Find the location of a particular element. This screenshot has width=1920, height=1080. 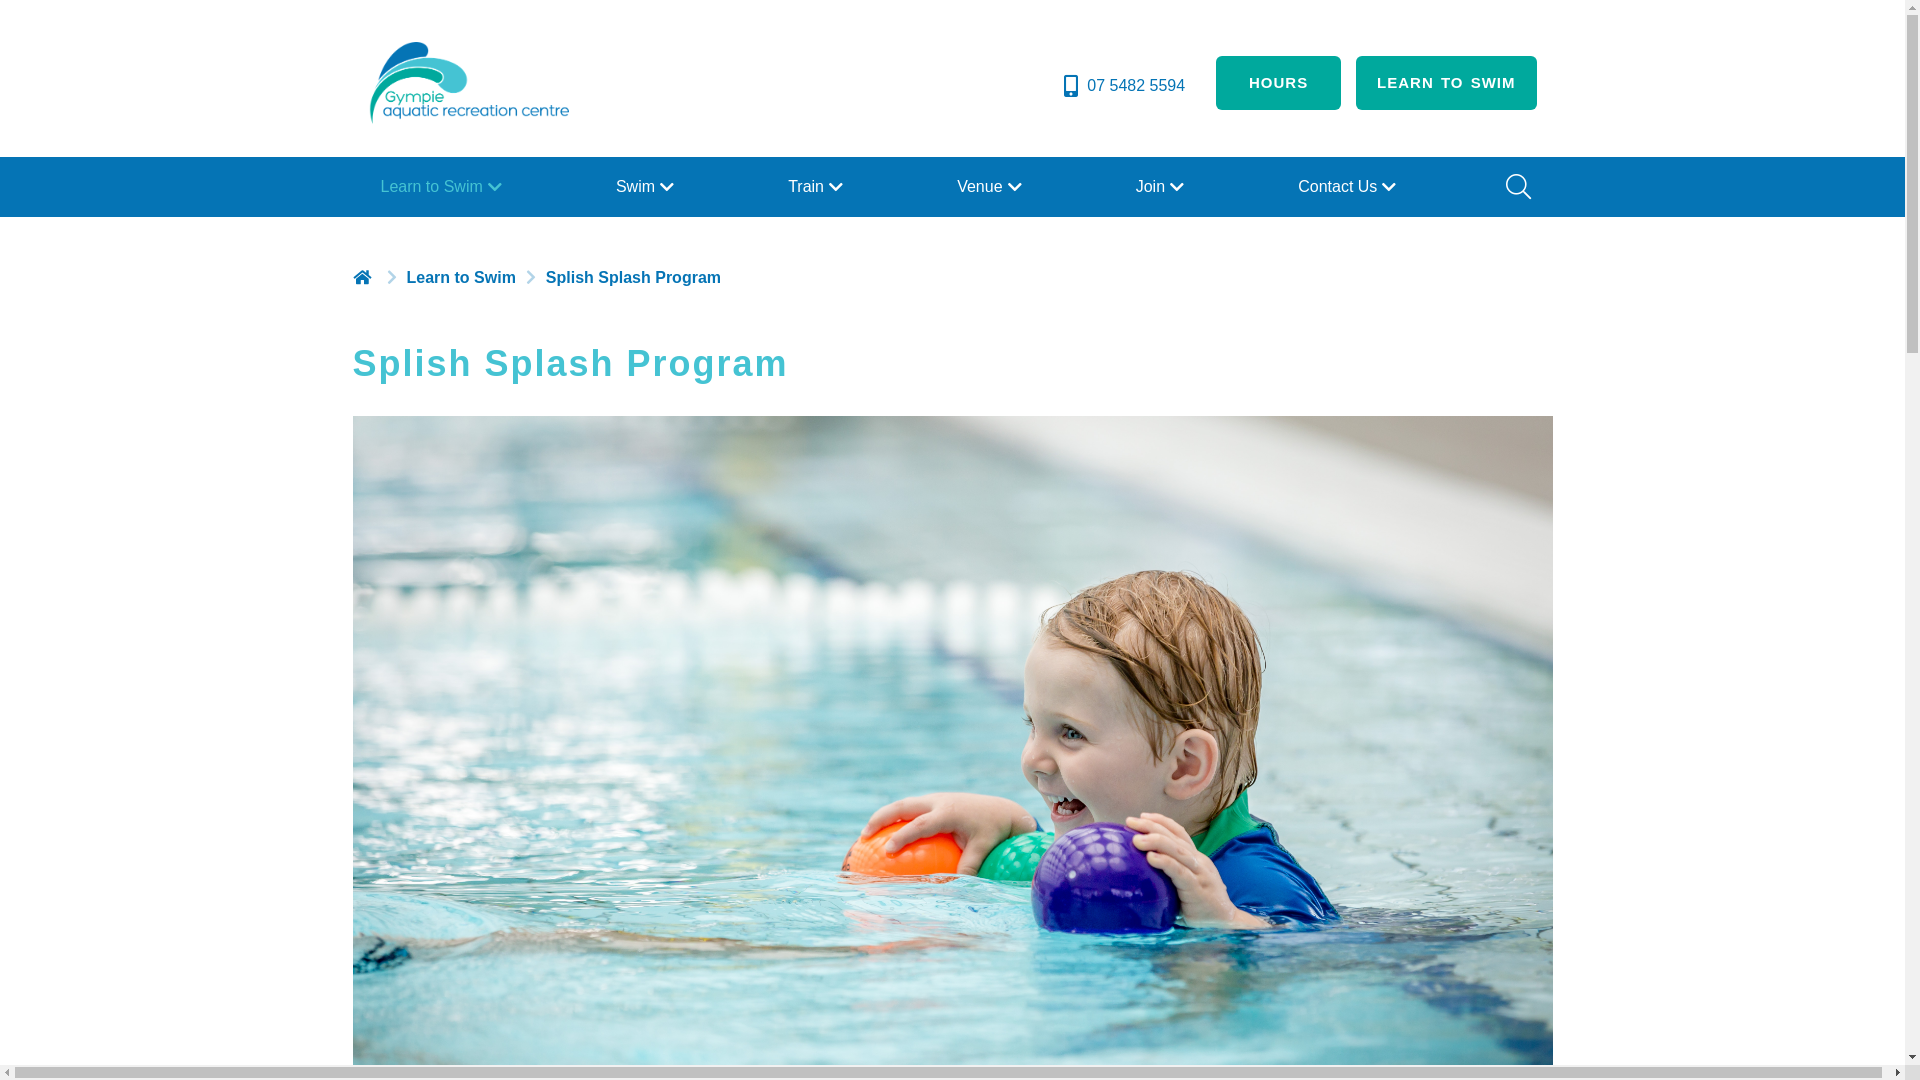

'HOURS' is located at coordinates (1277, 82).